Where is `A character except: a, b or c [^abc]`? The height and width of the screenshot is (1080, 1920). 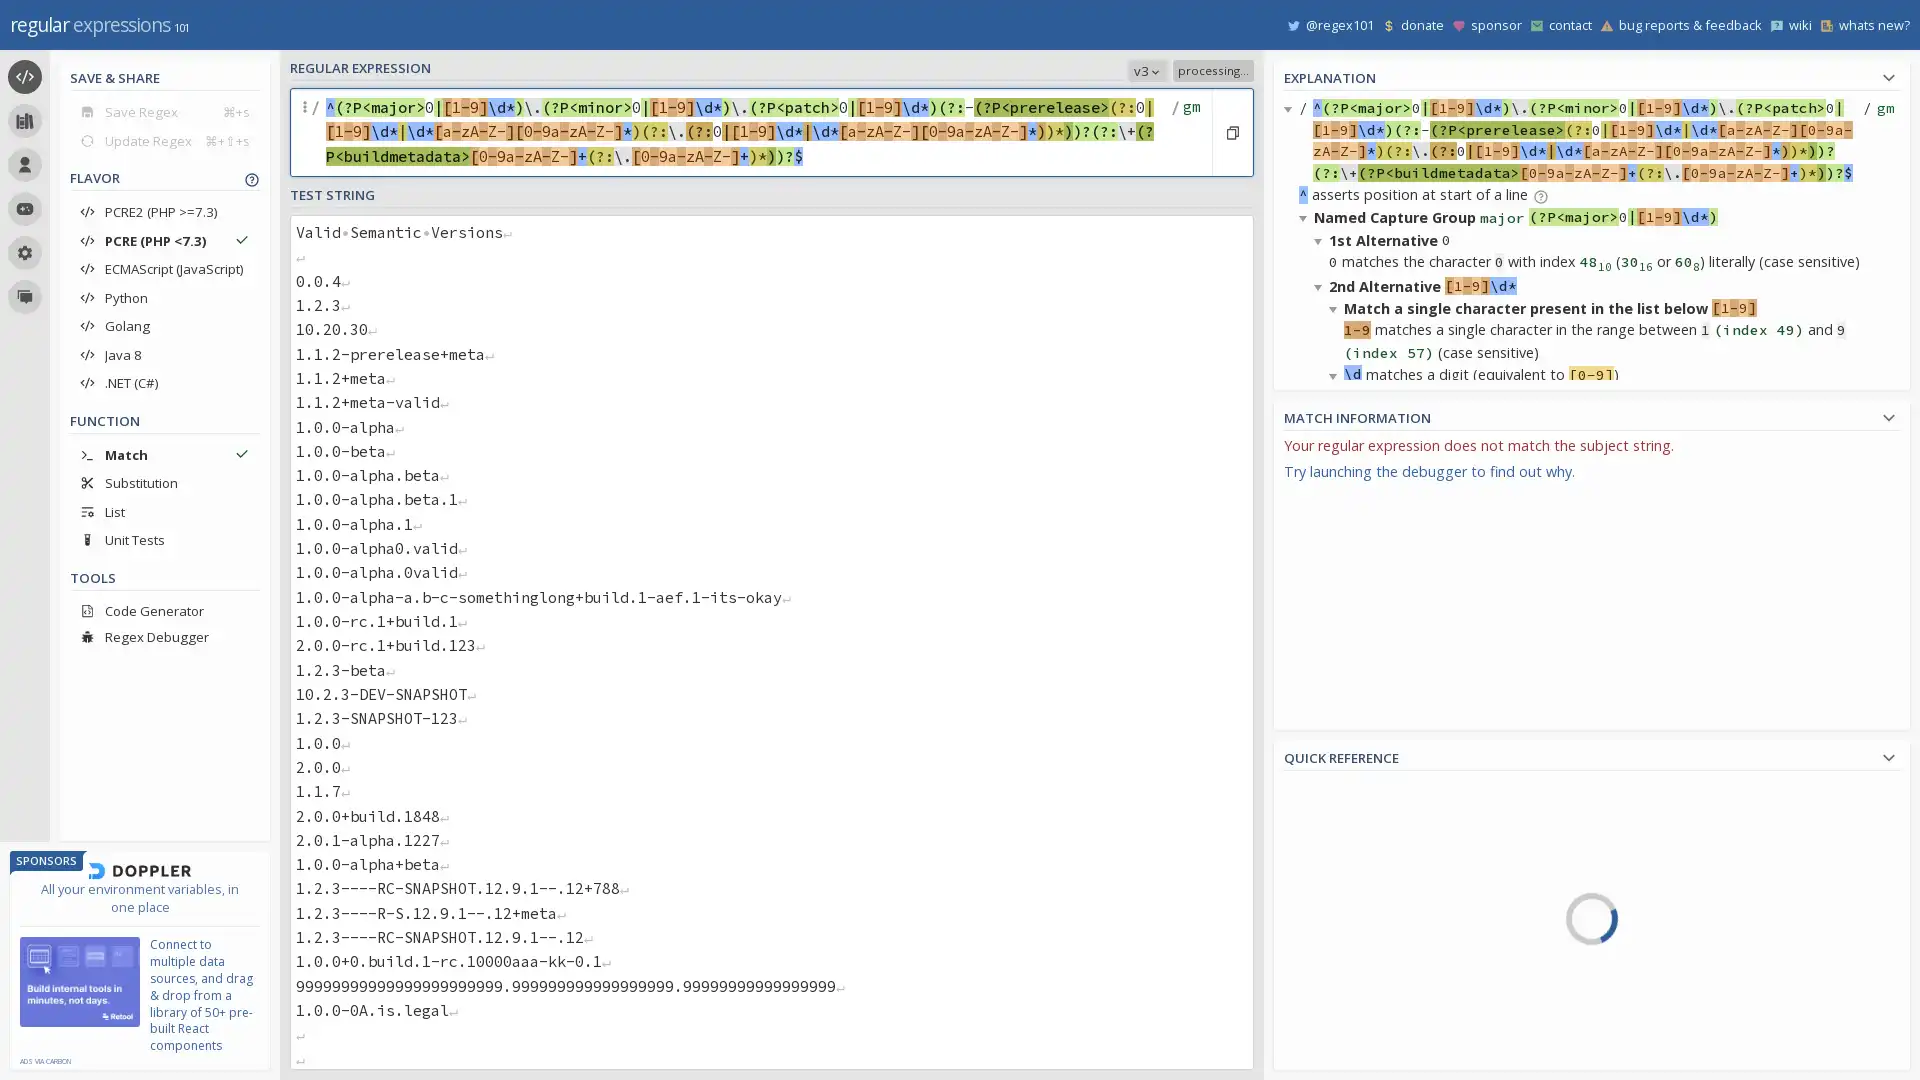
A character except: a, b or c [^abc] is located at coordinates (1691, 820).